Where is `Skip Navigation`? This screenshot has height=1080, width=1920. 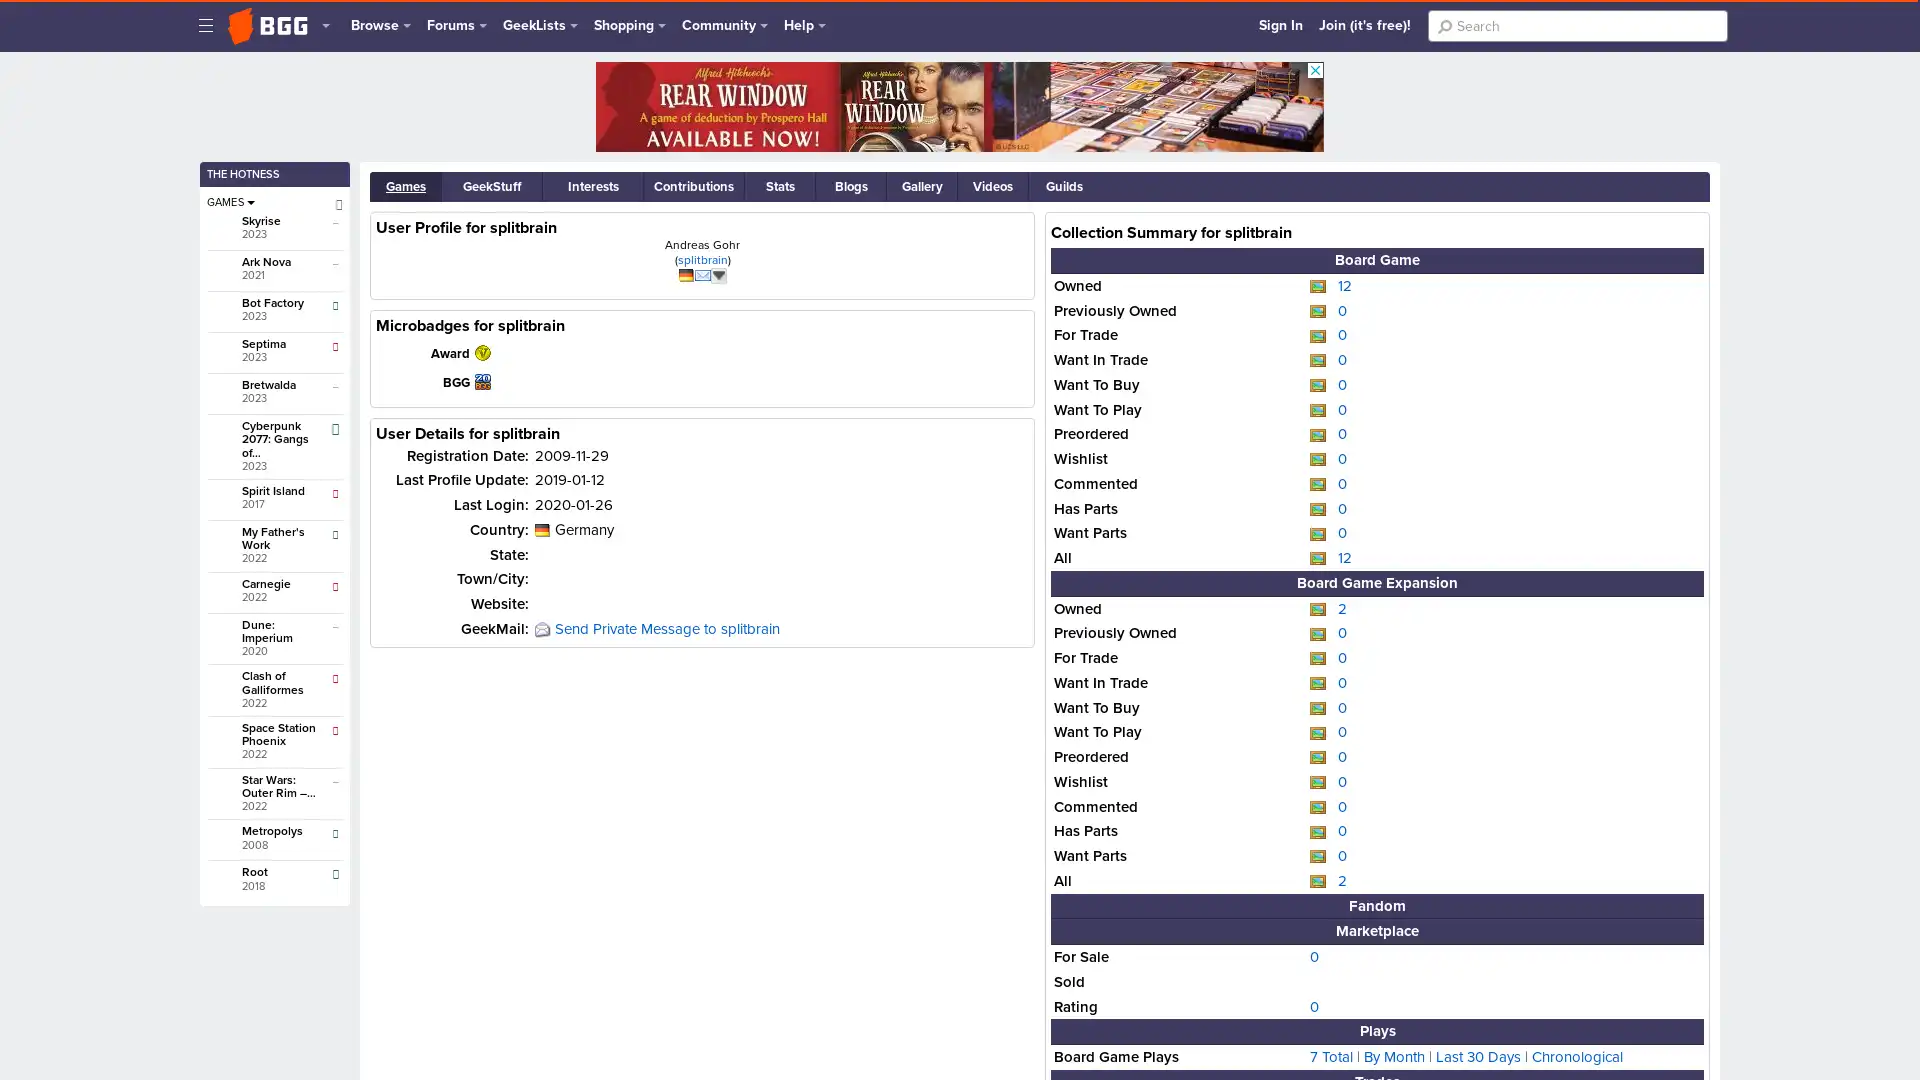
Skip Navigation is located at coordinates (211, 13).